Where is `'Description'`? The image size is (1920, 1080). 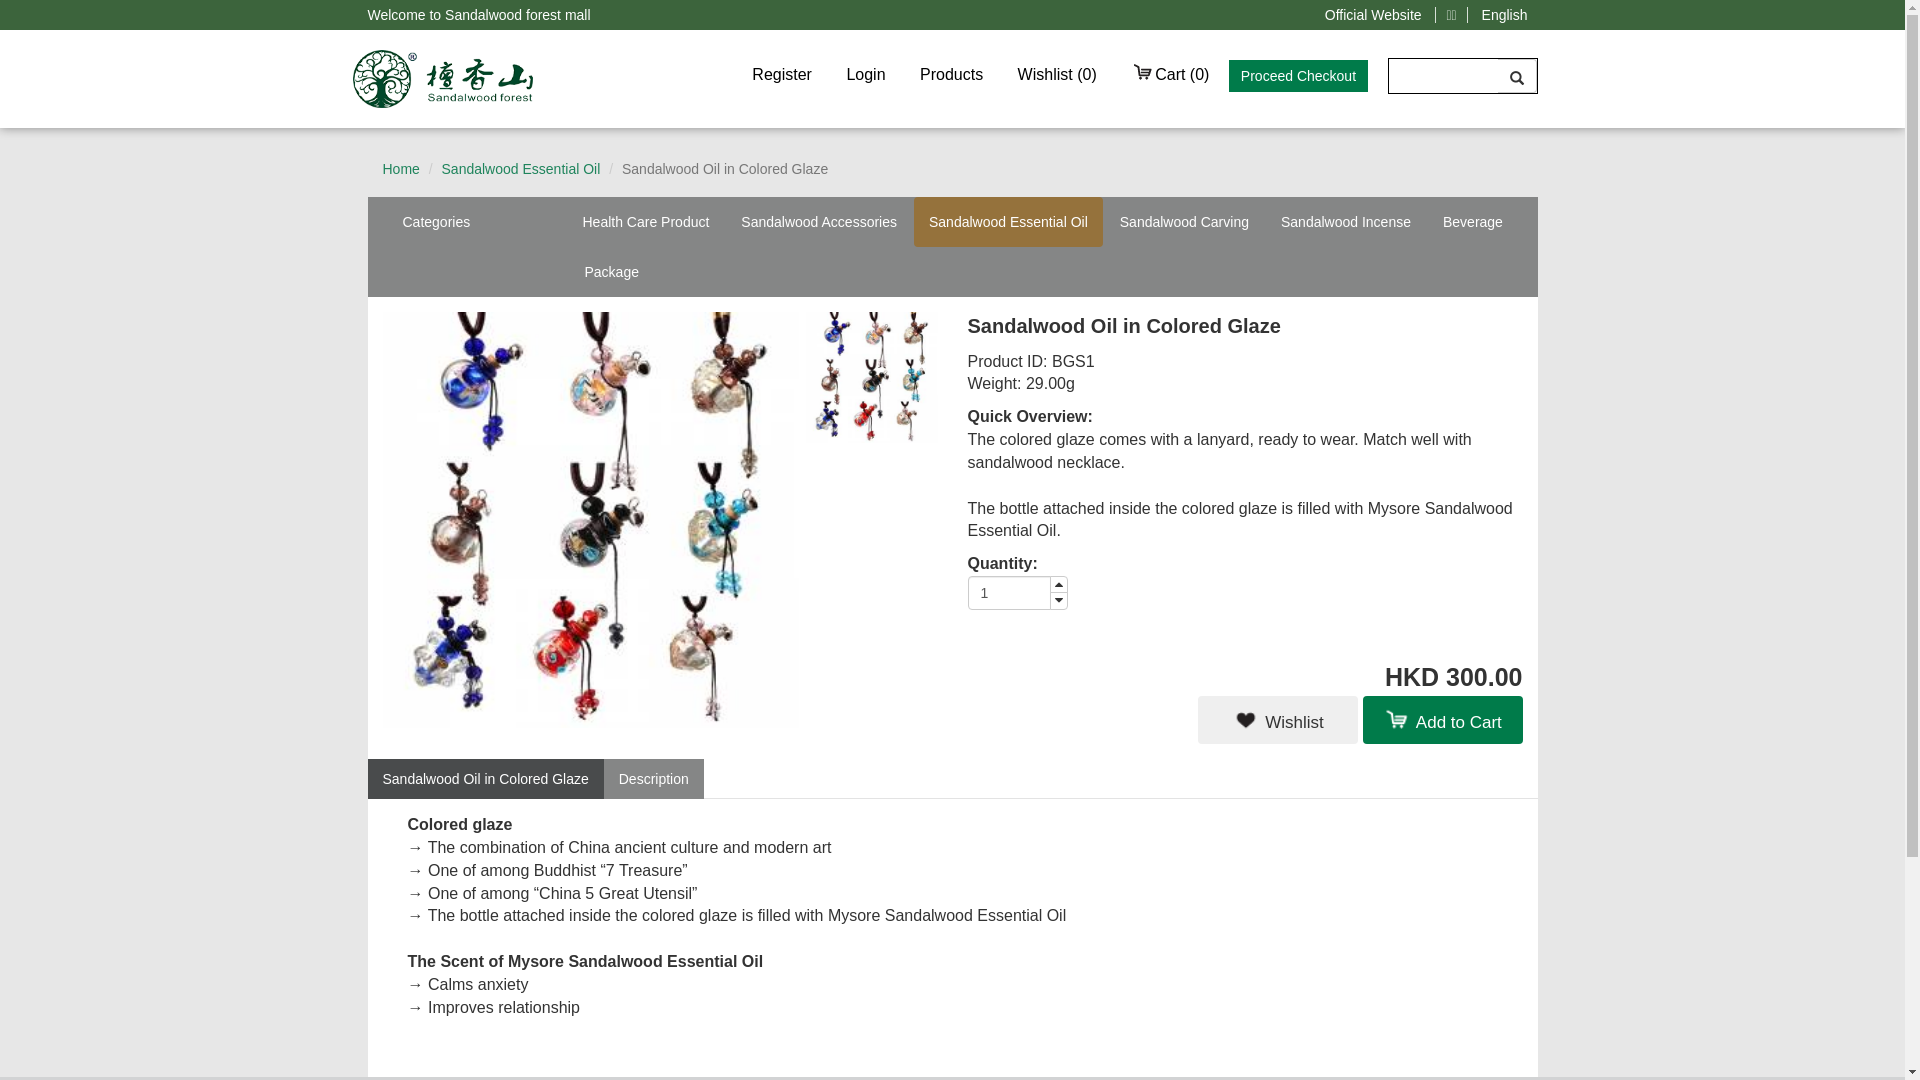
'Description' is located at coordinates (653, 778).